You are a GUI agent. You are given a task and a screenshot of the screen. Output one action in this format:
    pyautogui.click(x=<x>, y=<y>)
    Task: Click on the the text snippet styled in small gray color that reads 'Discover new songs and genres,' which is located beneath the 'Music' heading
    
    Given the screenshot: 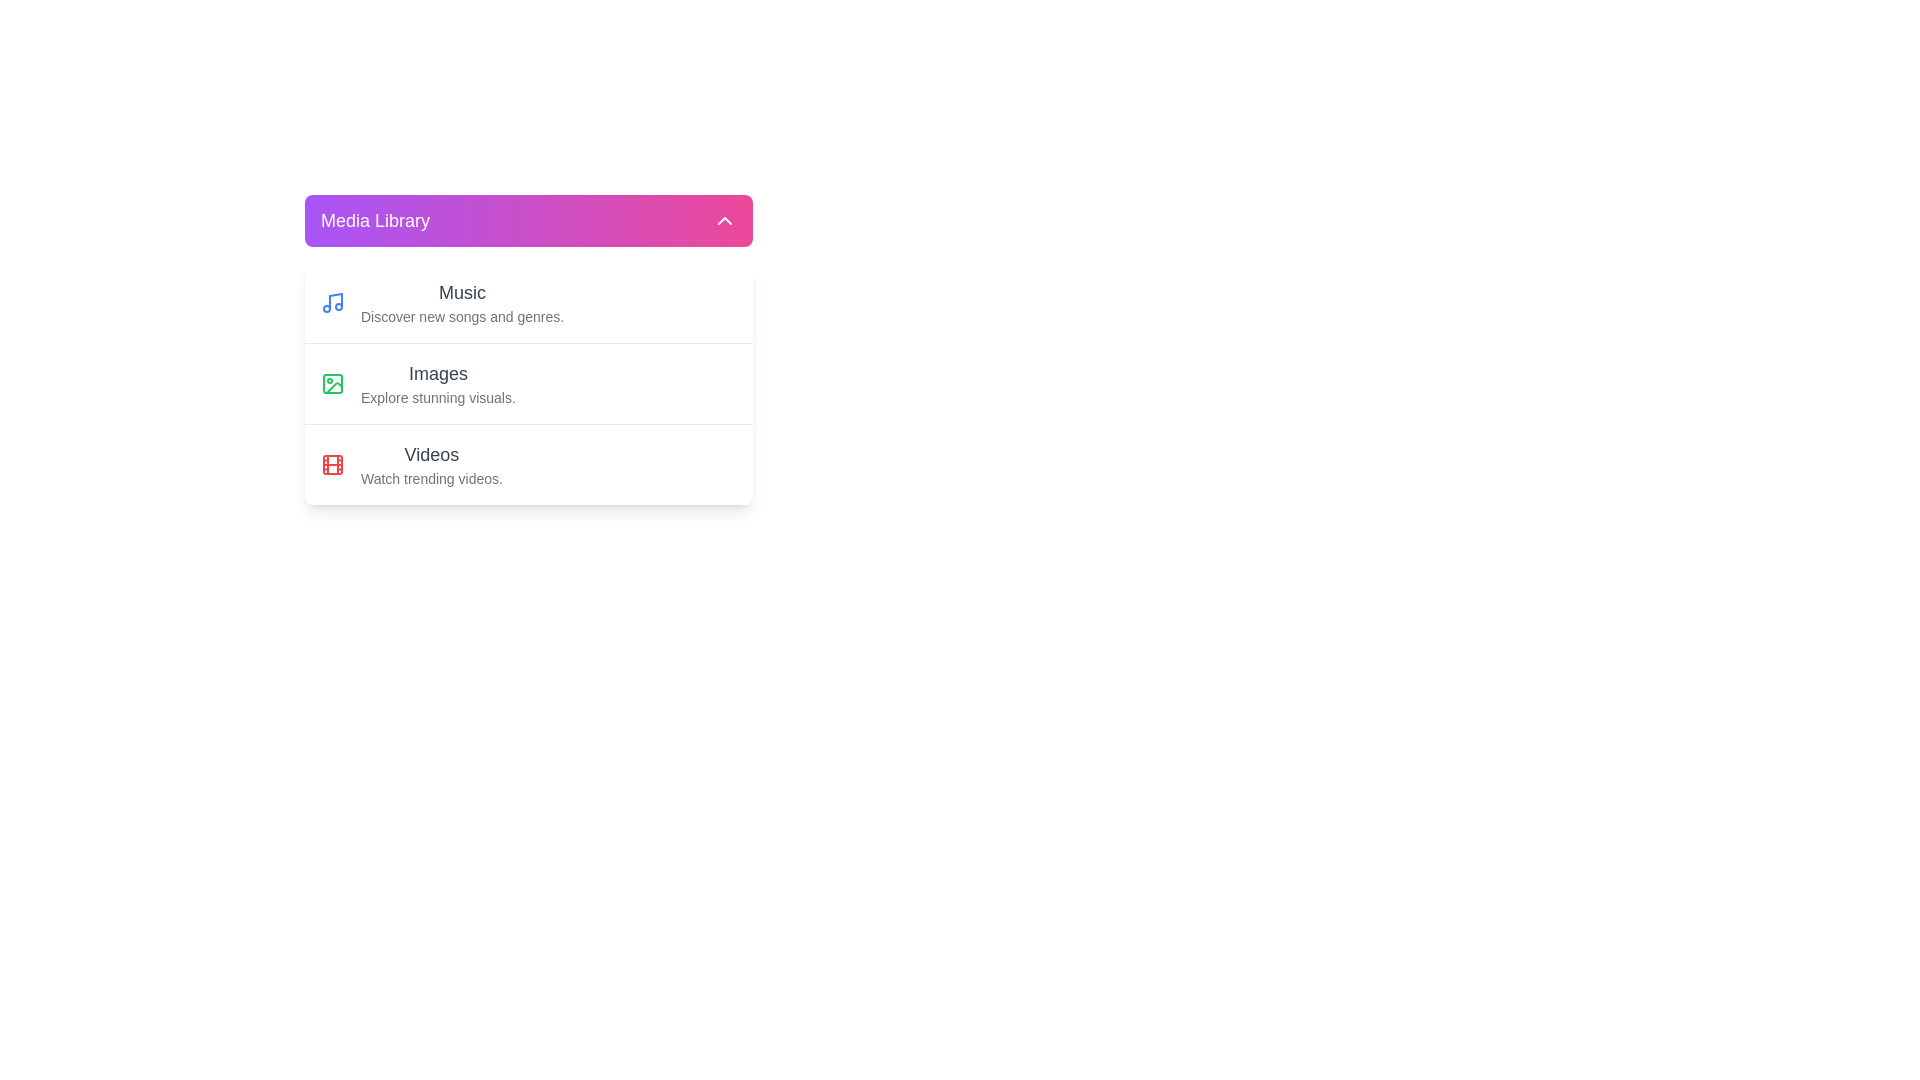 What is the action you would take?
    pyautogui.click(x=461, y=315)
    